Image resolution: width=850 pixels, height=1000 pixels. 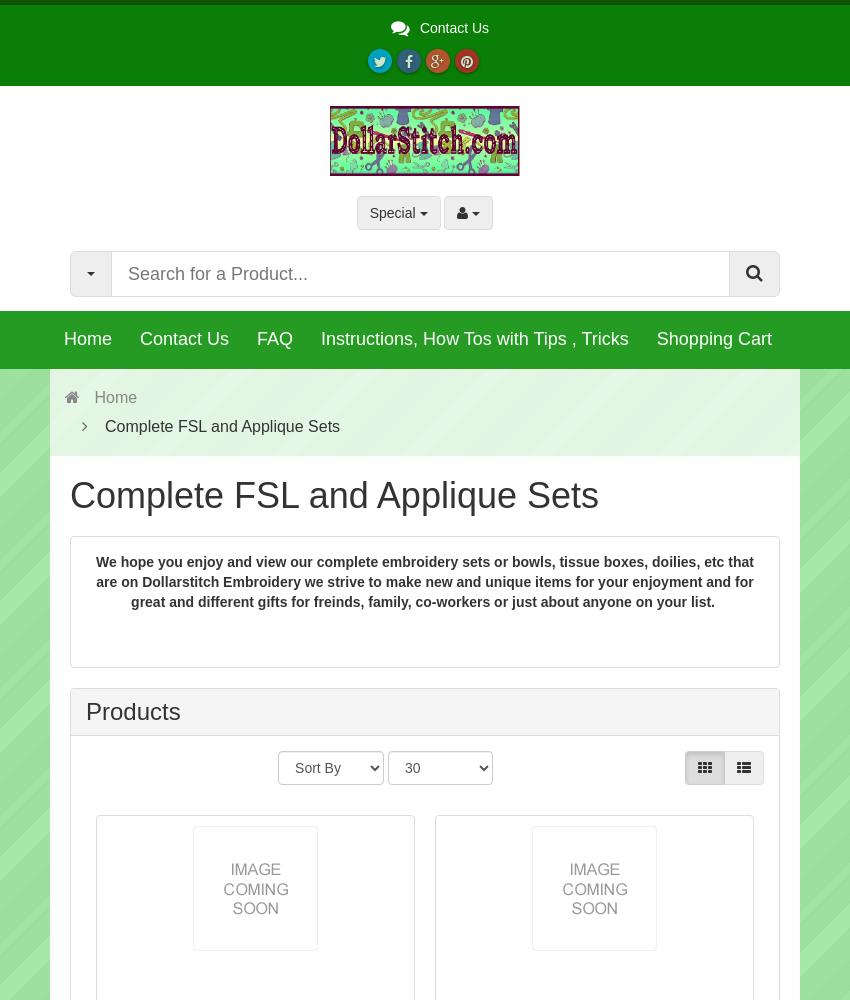 I want to click on 'on Dollarstitch Embroidery we strive to make new and unique items for your enjoyment and for great and different gifts for freinds, family, co-workers or just about anyone on your list.', so click(x=435, y=590).